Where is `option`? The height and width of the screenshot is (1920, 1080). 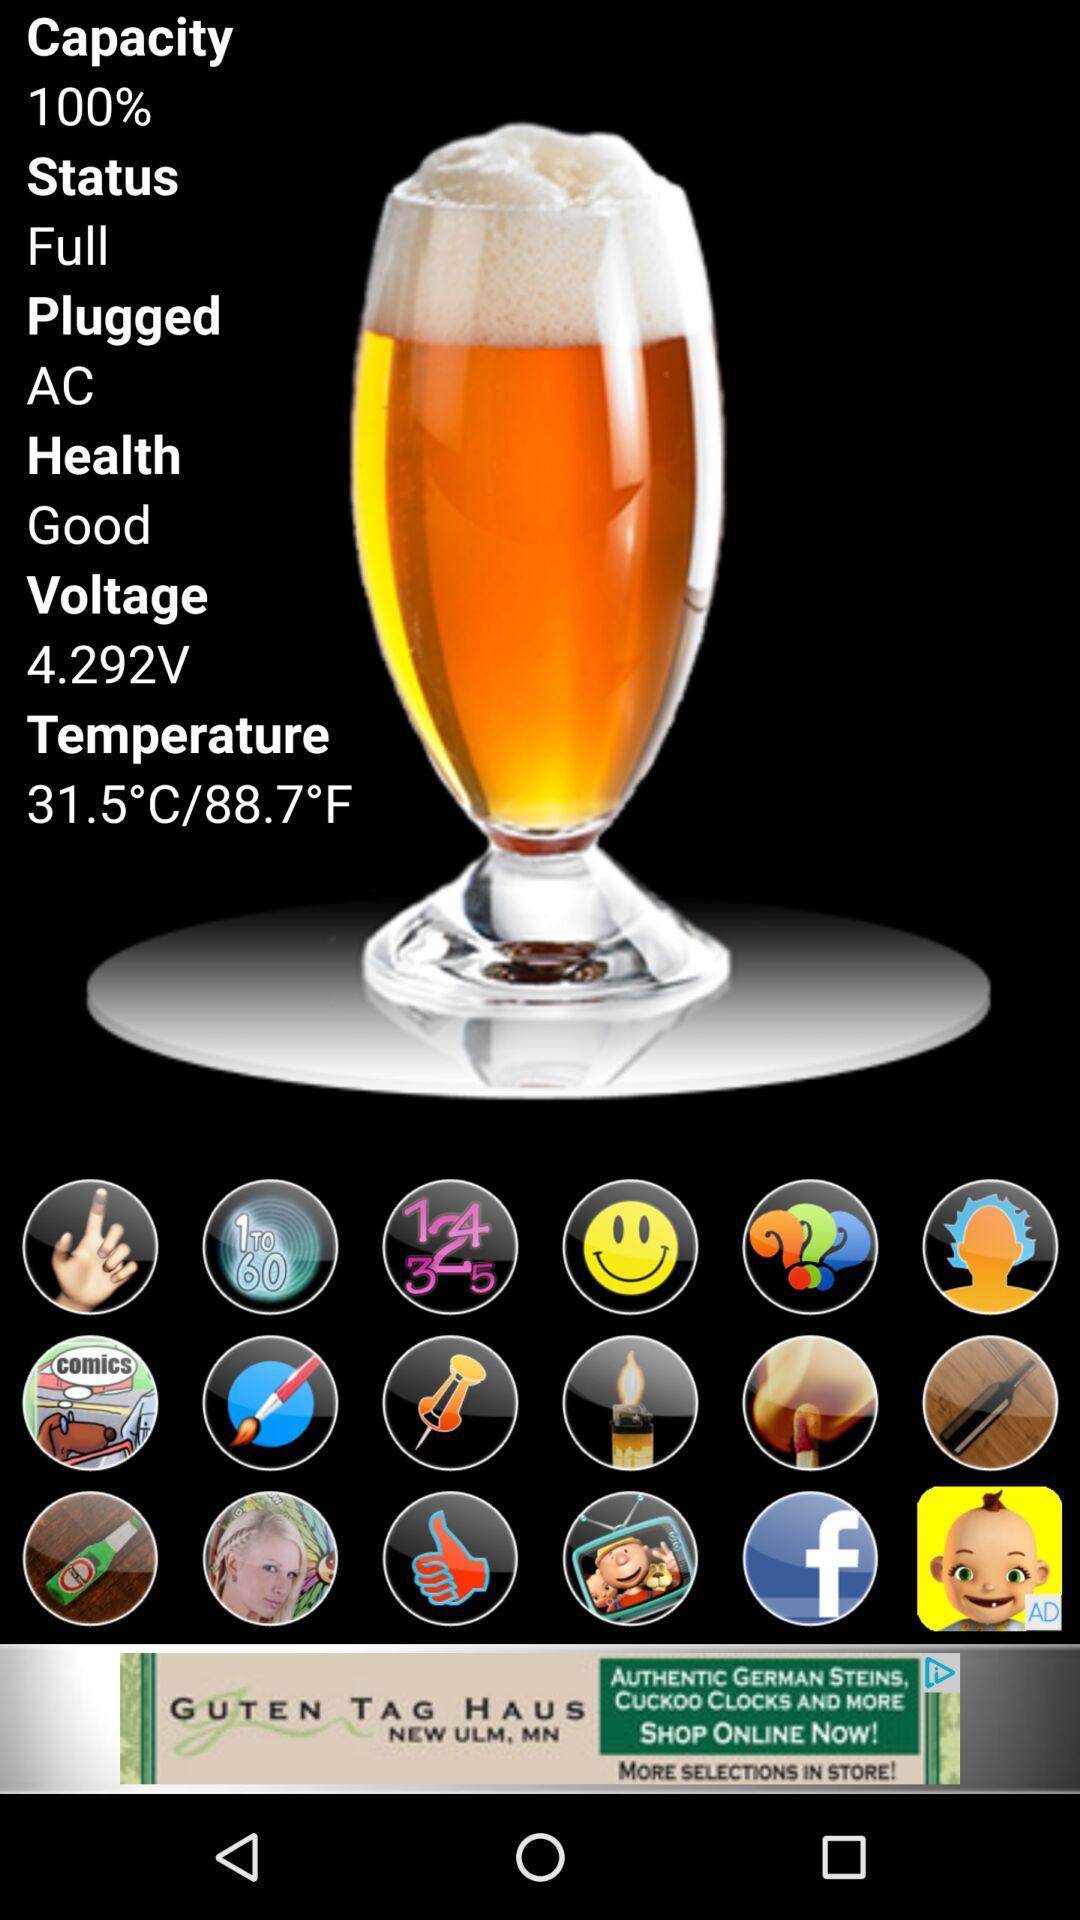 option is located at coordinates (270, 1557).